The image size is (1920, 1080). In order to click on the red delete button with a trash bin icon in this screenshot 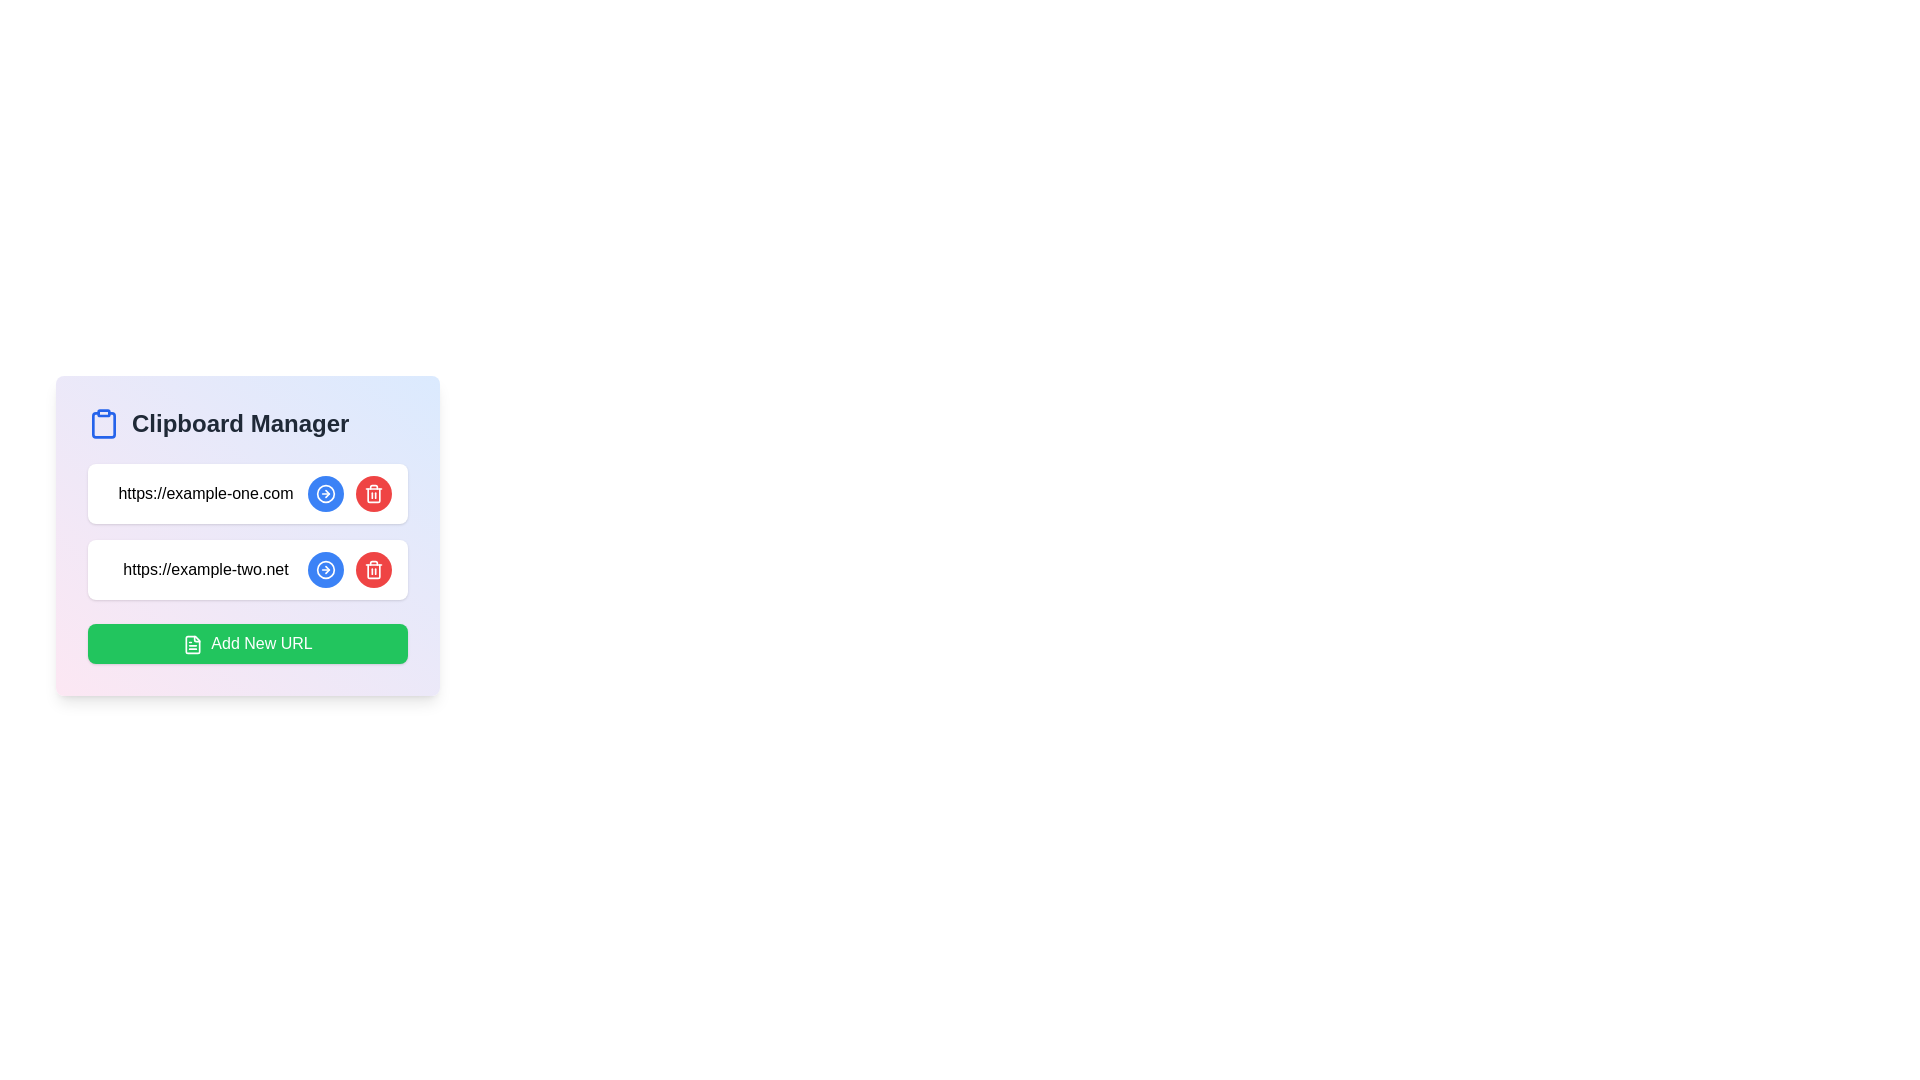, I will do `click(350, 570)`.